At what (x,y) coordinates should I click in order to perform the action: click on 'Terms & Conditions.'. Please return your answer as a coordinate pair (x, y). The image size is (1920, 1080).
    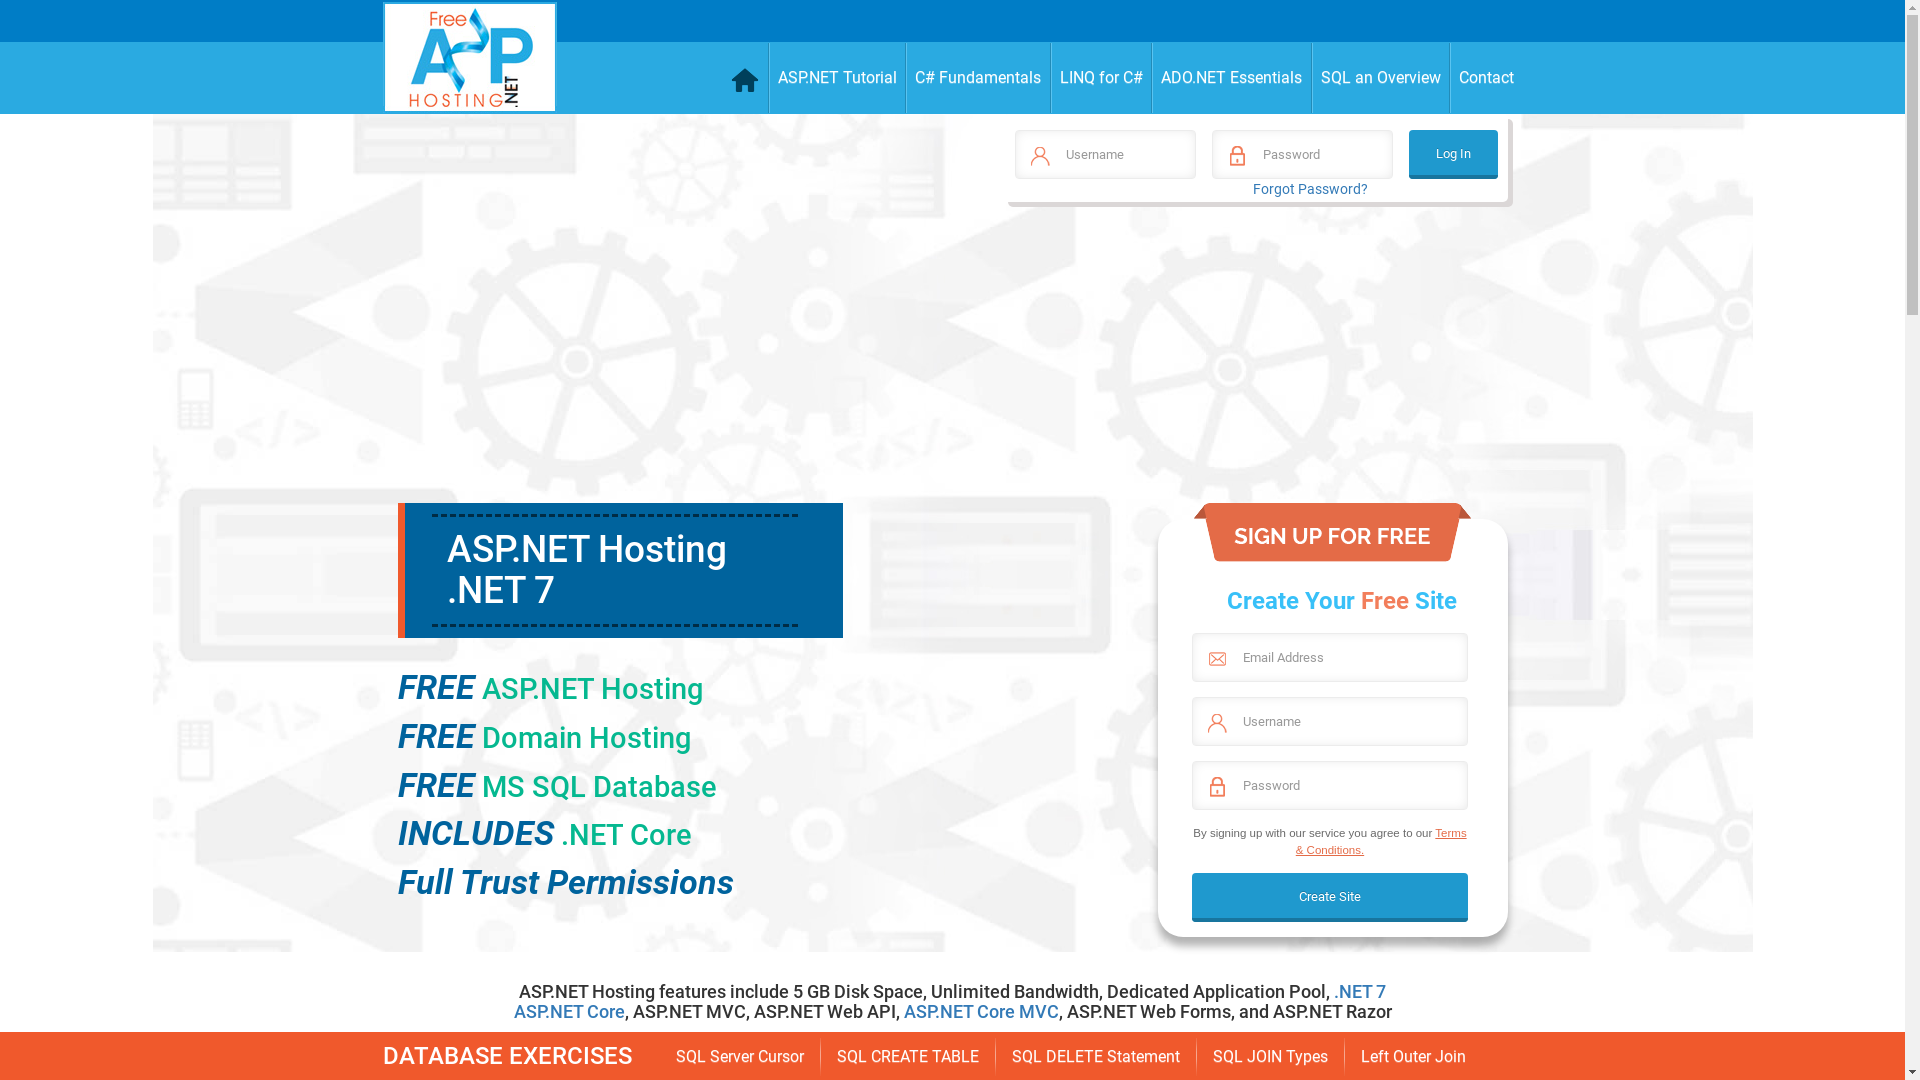
    Looking at the image, I should click on (1380, 840).